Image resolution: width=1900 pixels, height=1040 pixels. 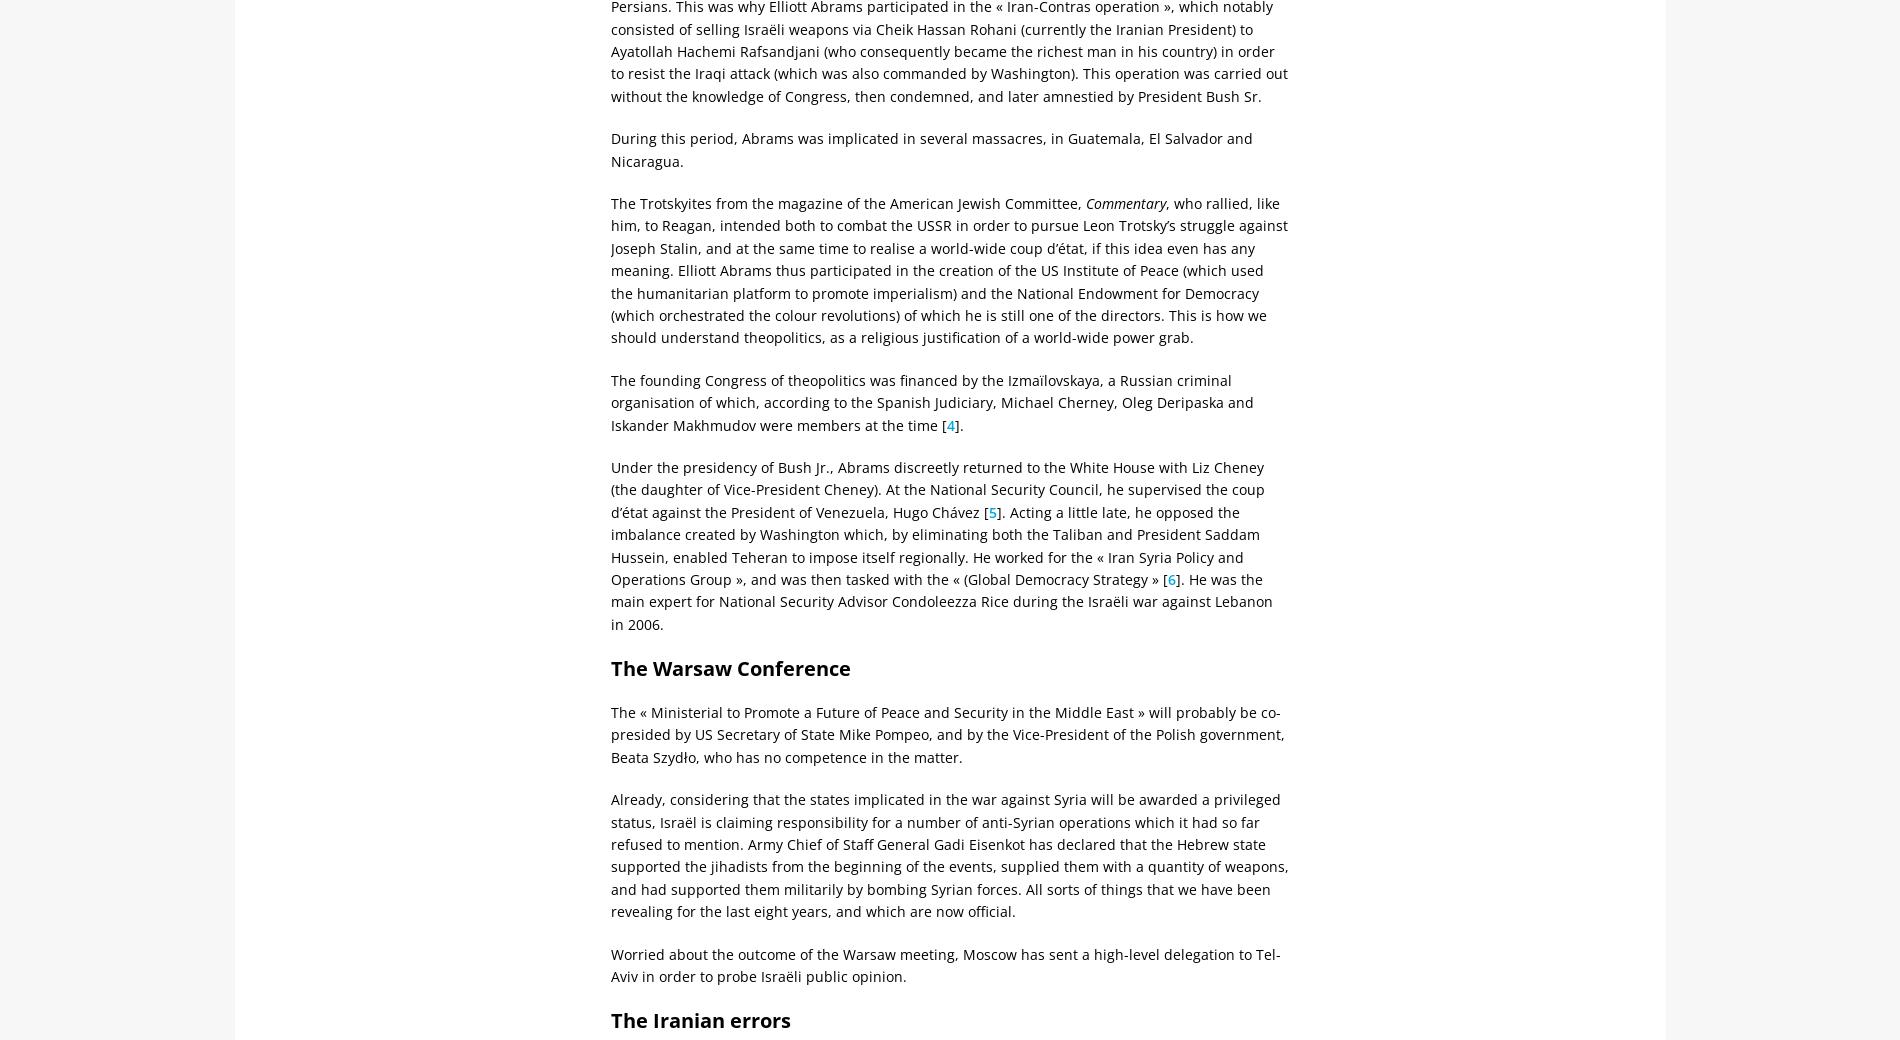 I want to click on '].', so click(x=959, y=424).